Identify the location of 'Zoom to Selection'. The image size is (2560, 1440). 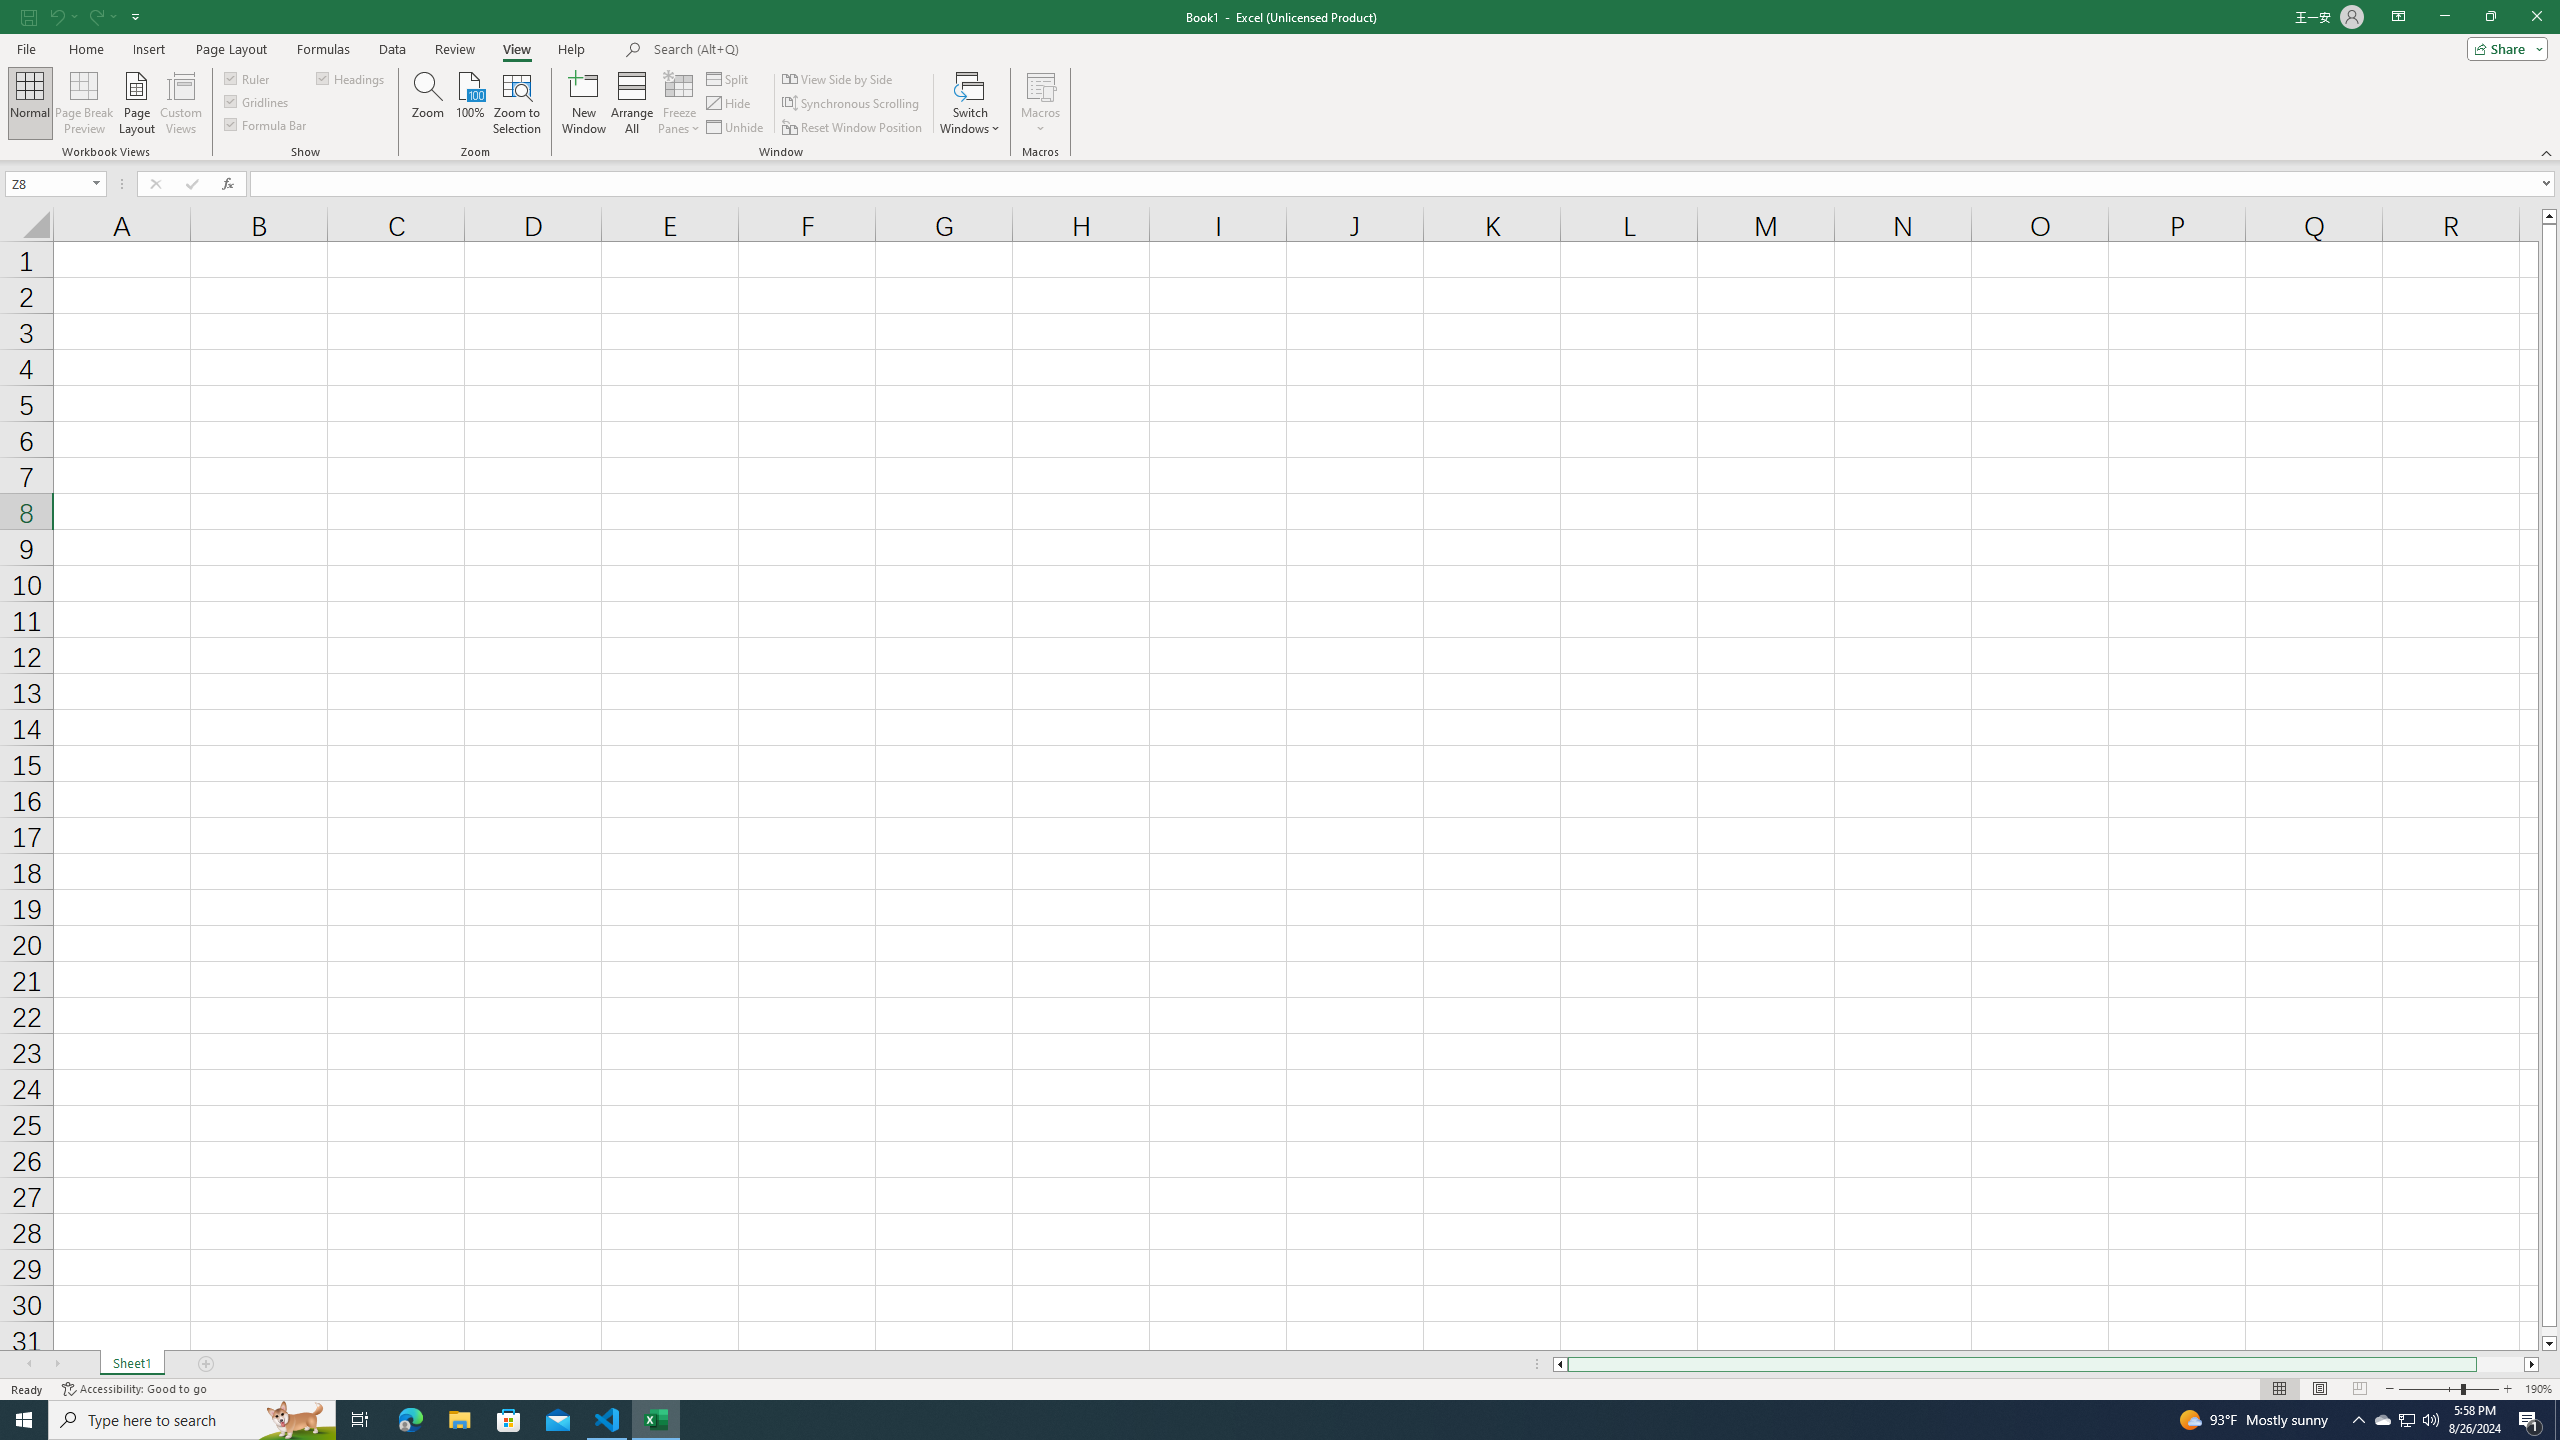
(517, 103).